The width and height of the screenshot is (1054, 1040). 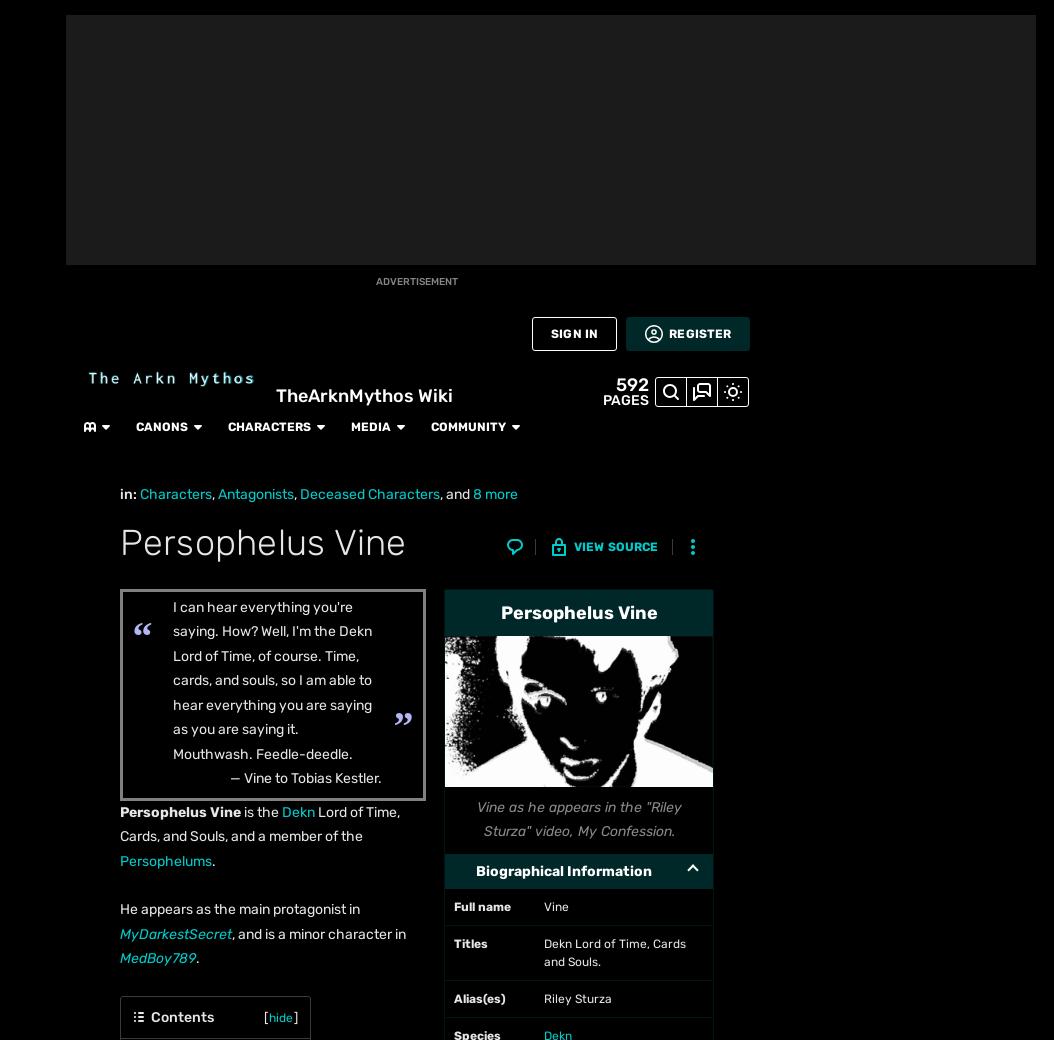 I want to click on 'Fan Central', so click(x=32, y=191).